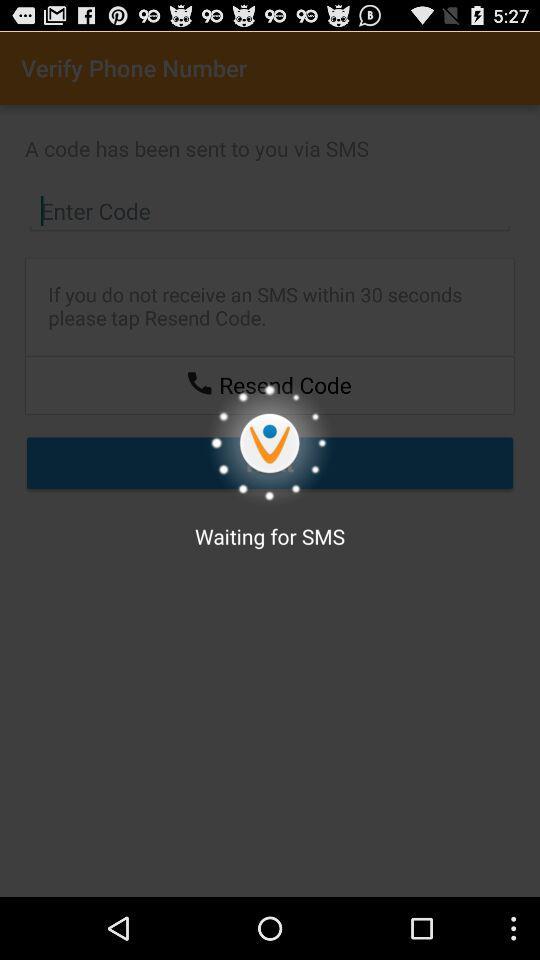 This screenshot has height=960, width=540. I want to click on resend code through phone, so click(199, 381).